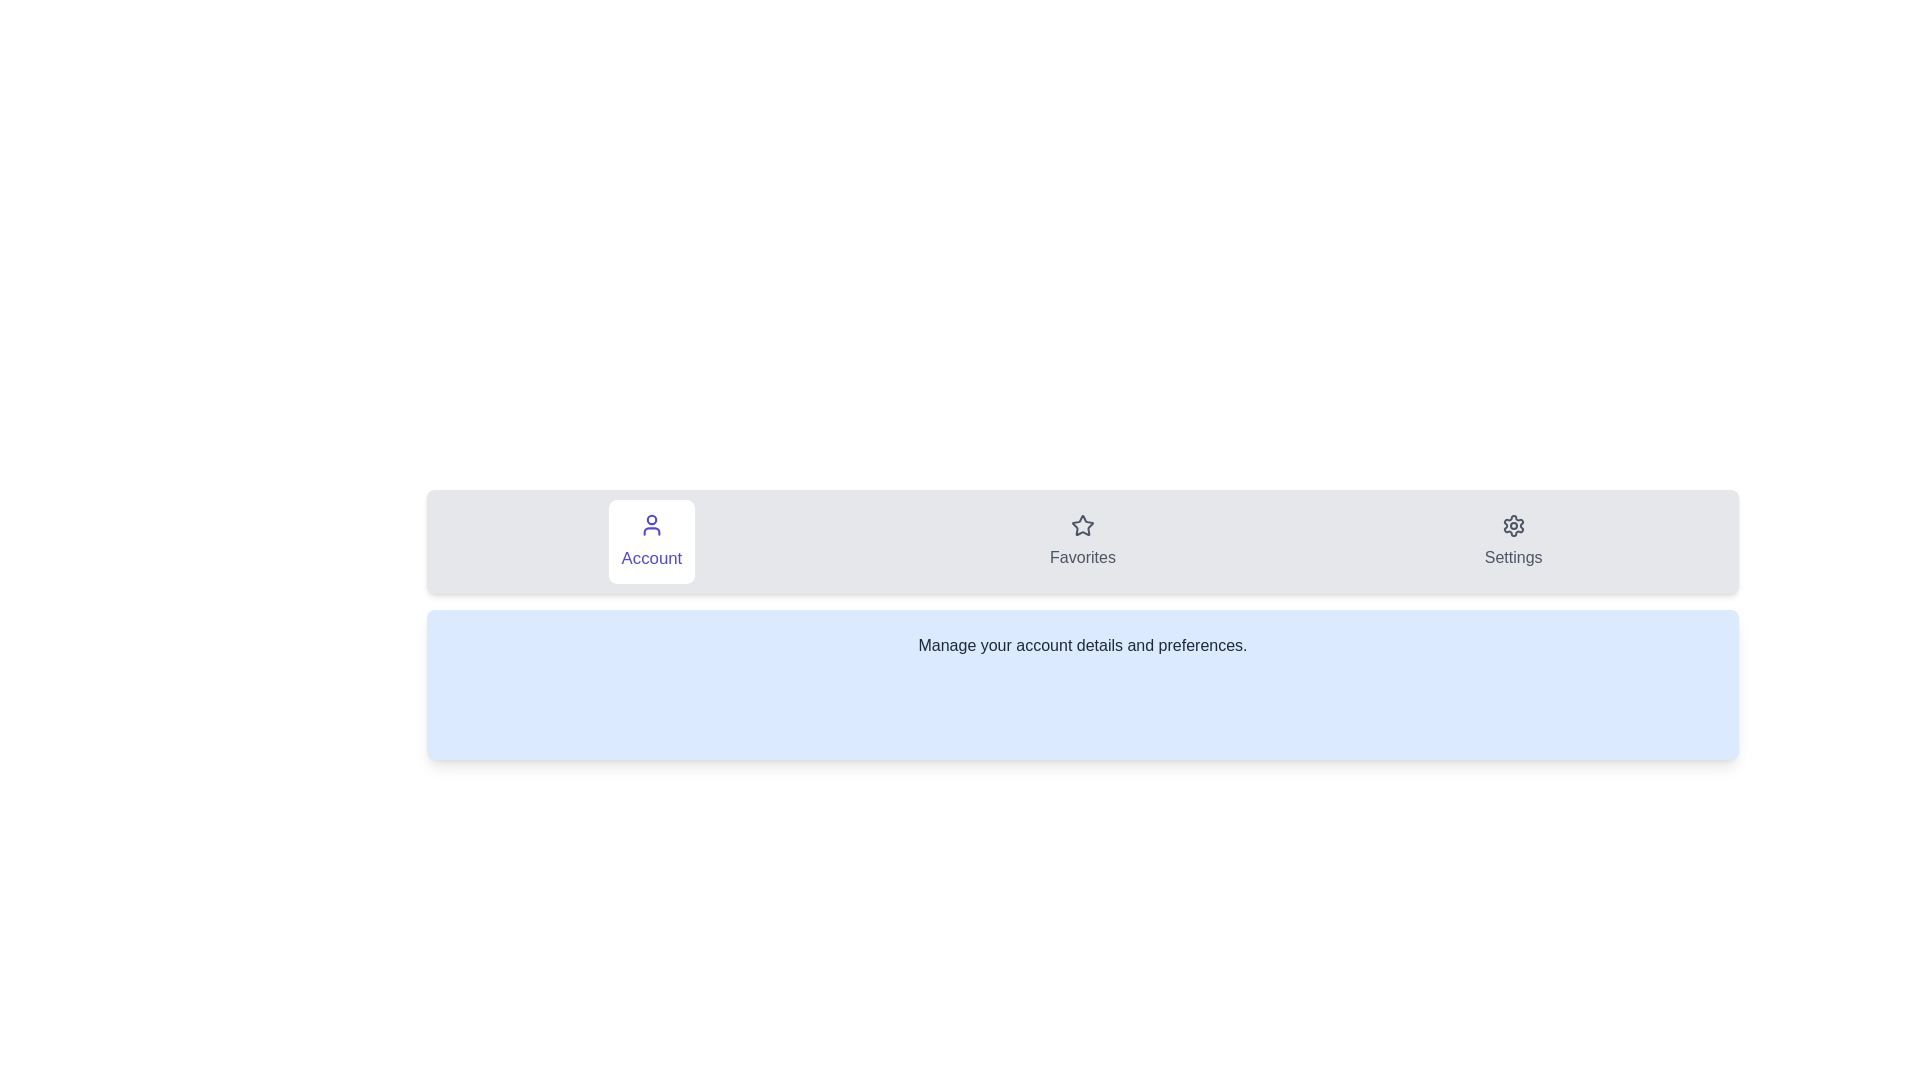 This screenshot has width=1920, height=1080. Describe the element at coordinates (1513, 542) in the screenshot. I see `the tab labeled Settings to observe its hover effect` at that location.